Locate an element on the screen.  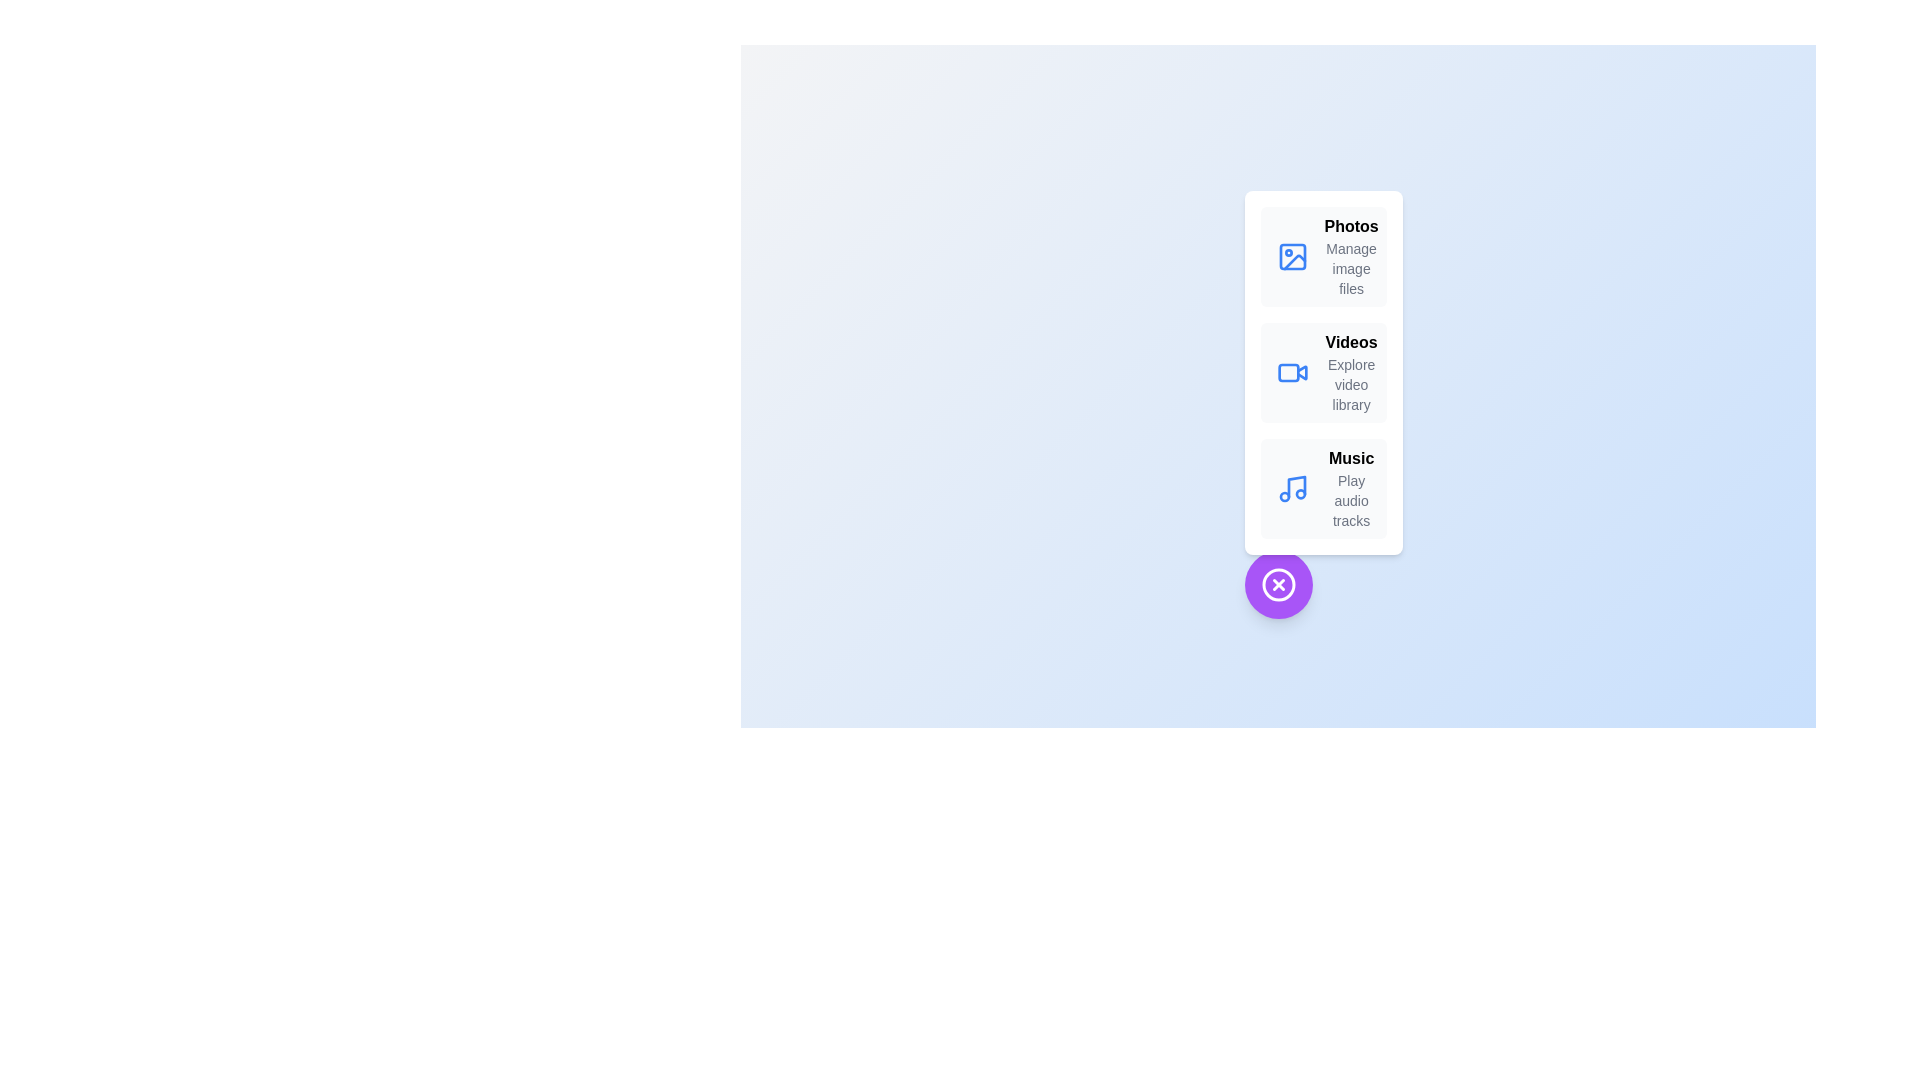
the purple circular button to toggle the main menu is located at coordinates (1277, 585).